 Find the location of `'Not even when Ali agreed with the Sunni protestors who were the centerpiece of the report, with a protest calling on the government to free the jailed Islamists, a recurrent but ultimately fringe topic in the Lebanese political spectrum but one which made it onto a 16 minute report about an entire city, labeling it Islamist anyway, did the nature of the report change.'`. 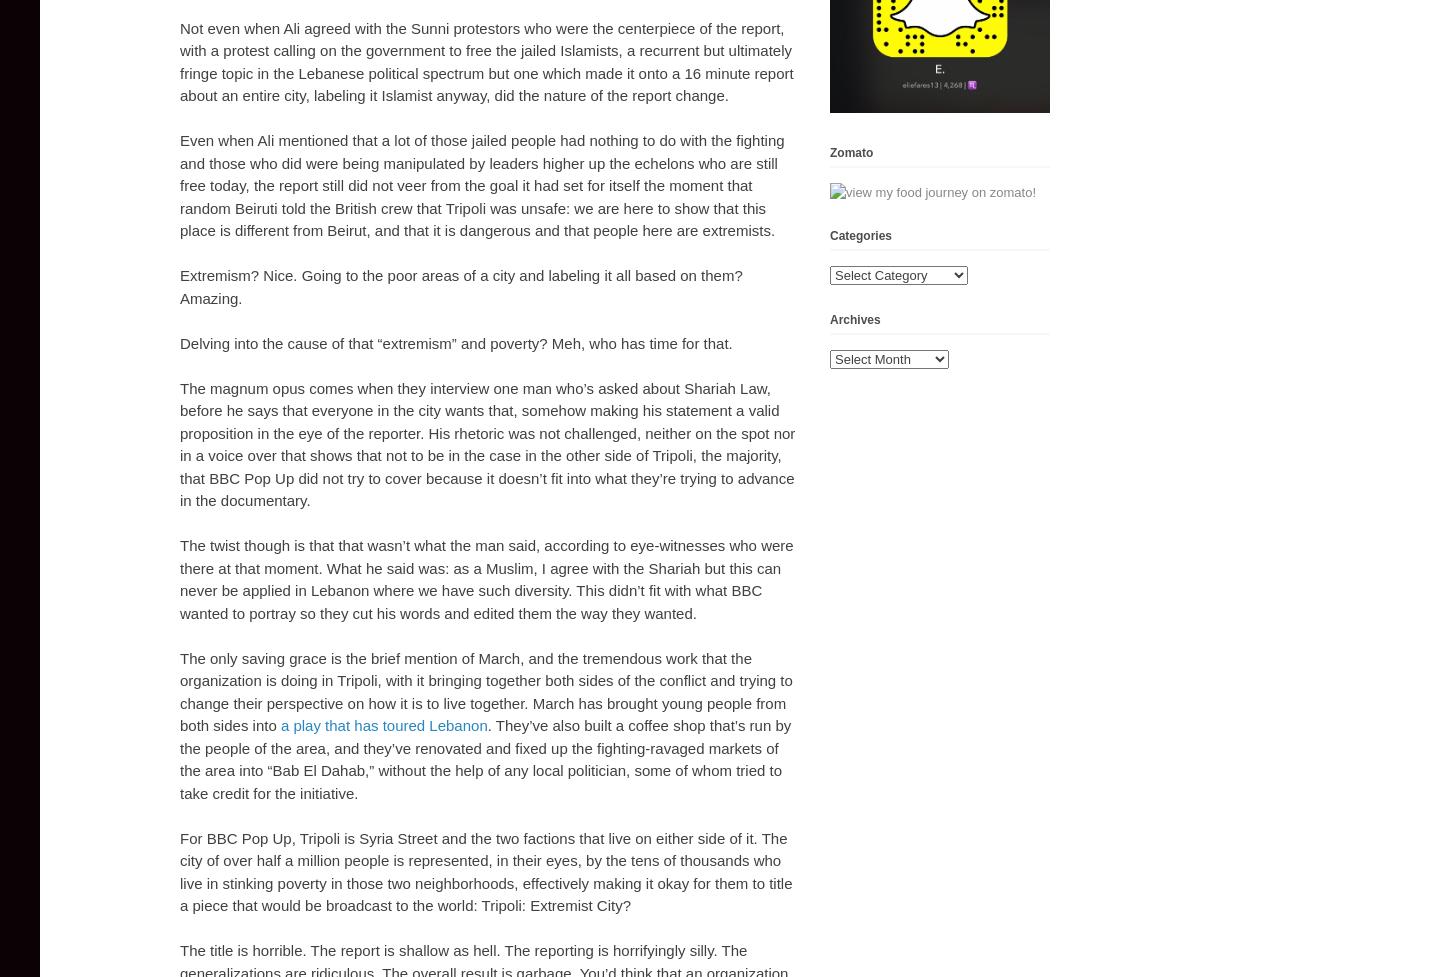

'Not even when Ali agreed with the Sunni protestors who were the centerpiece of the report, with a protest calling on the government to free the jailed Islamists, a recurrent but ultimately fringe topic in the Lebanese political spectrum but one which made it onto a 16 minute report about an entire city, labeling it Islamist anyway, did the nature of the report change.' is located at coordinates (485, 61).